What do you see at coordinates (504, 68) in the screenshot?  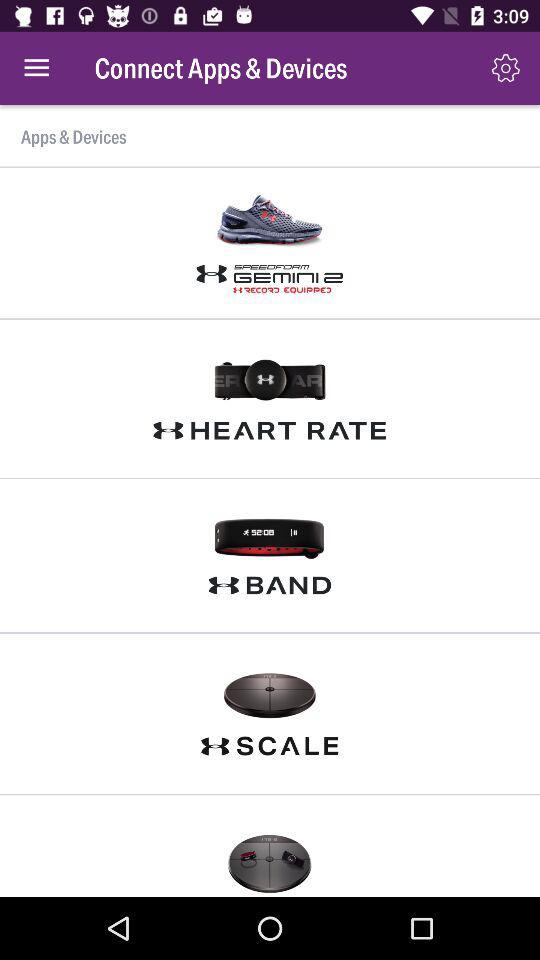 I see `the item above apps & devices` at bounding box center [504, 68].